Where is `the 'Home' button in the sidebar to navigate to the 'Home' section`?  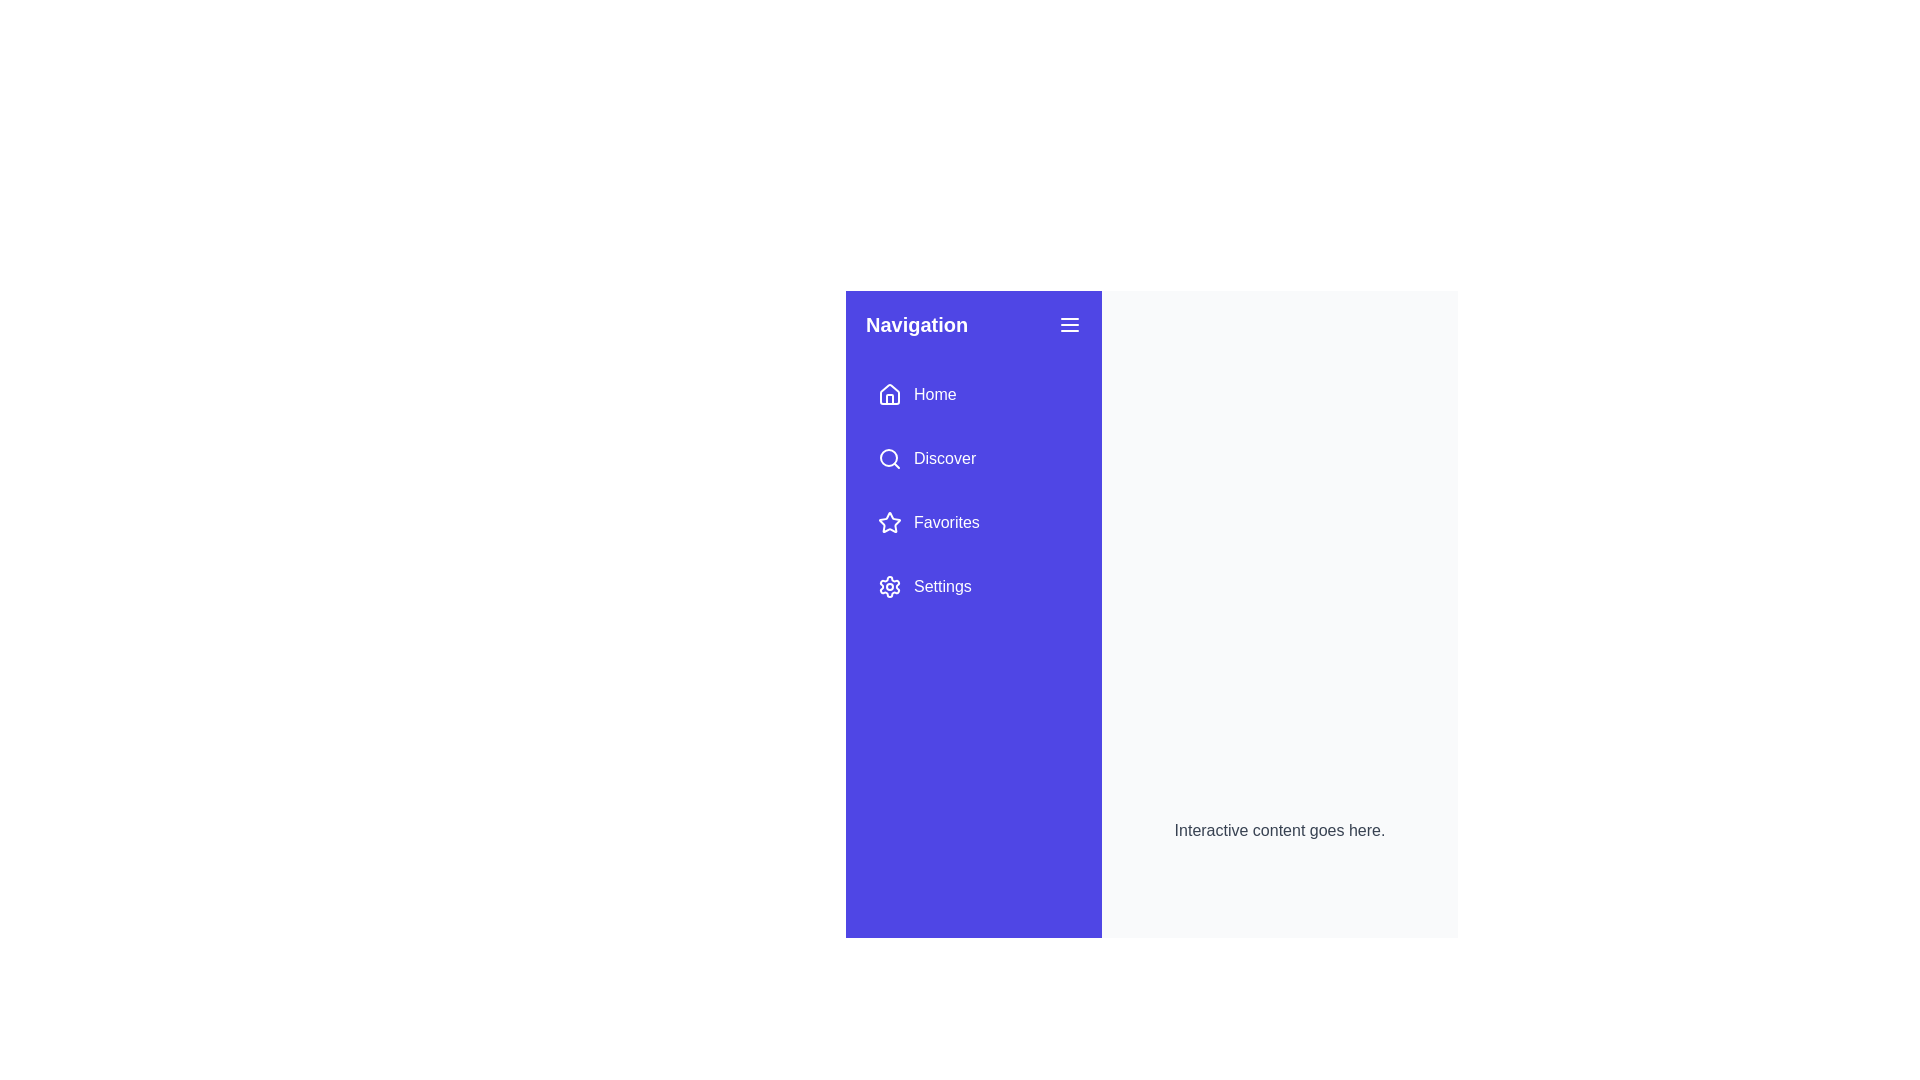 the 'Home' button in the sidebar to navigate to the 'Home' section is located at coordinates (915, 394).